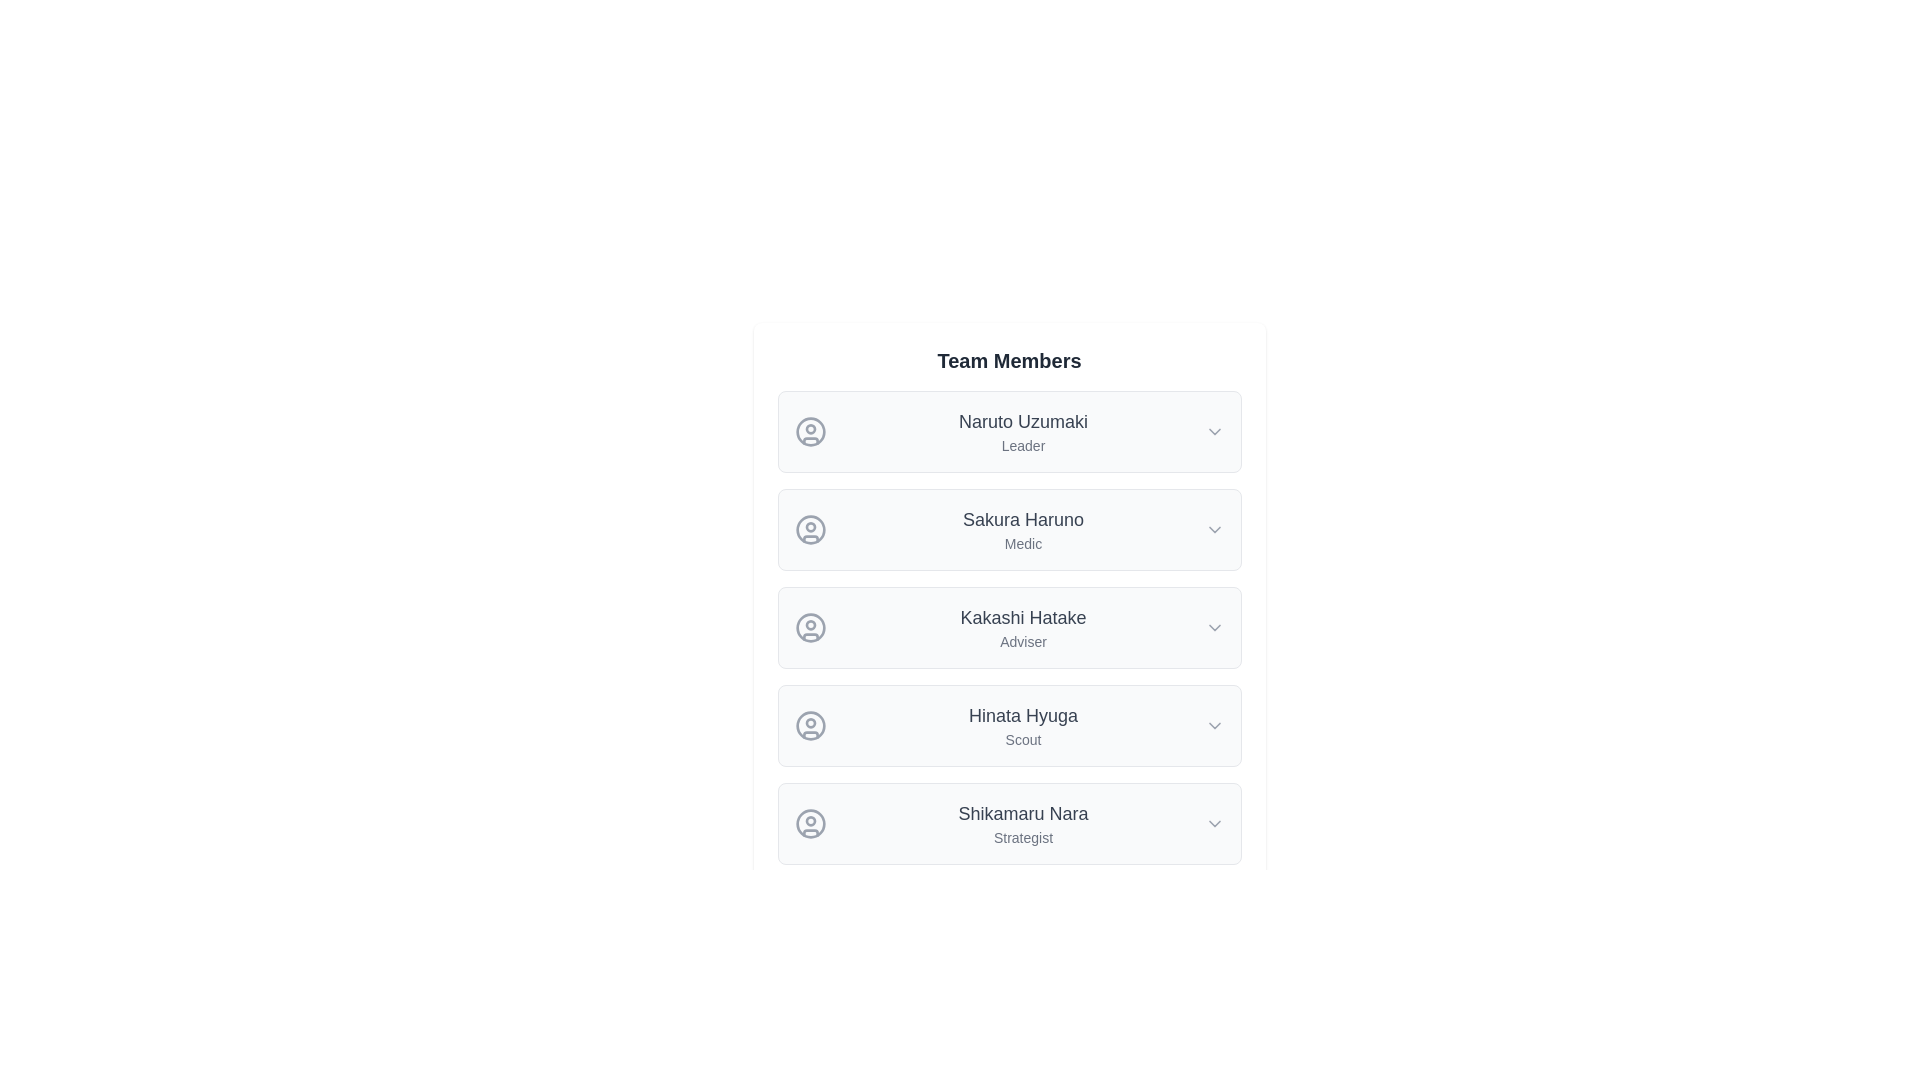 This screenshot has height=1080, width=1920. What do you see at coordinates (1023, 431) in the screenshot?
I see `the Text Block displaying the name and role of a team member, located as the first item in the list of 'Team Members.'` at bounding box center [1023, 431].